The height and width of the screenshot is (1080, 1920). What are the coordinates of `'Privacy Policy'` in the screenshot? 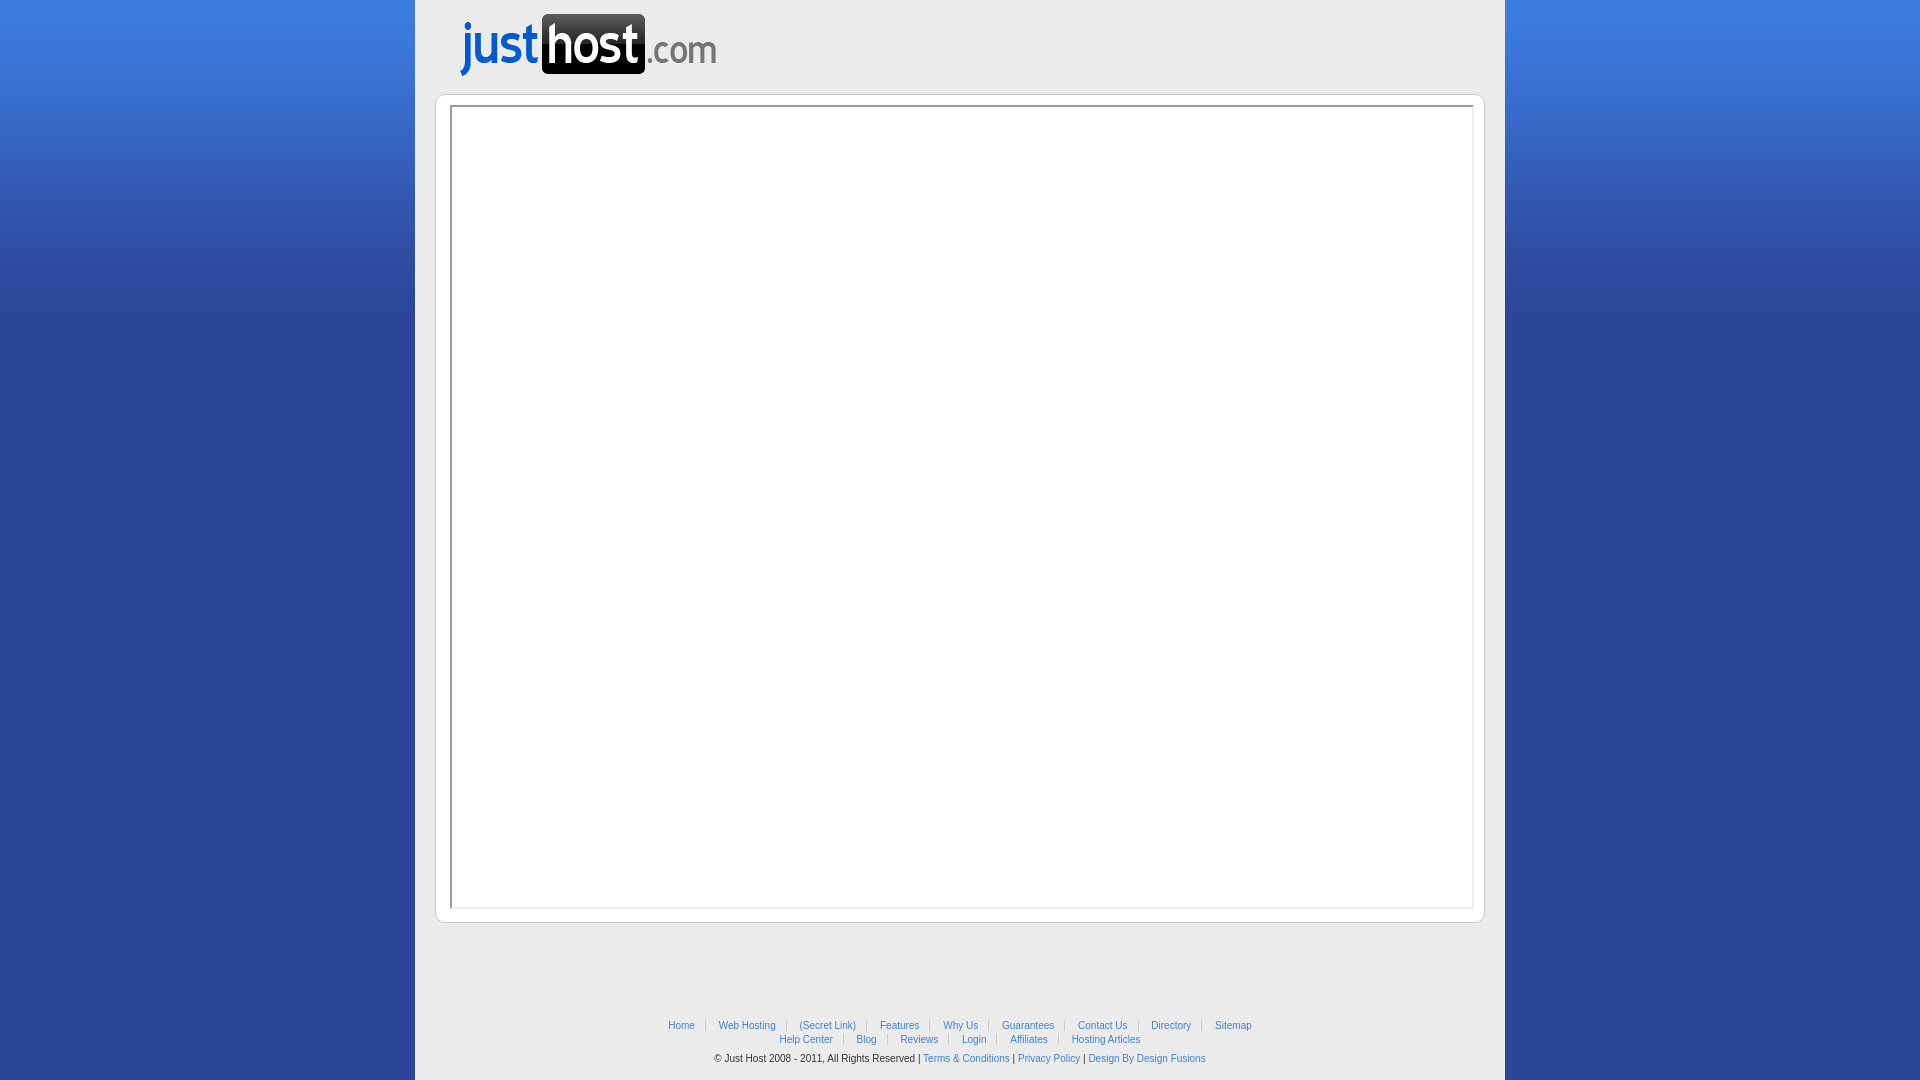 It's located at (1048, 1057).